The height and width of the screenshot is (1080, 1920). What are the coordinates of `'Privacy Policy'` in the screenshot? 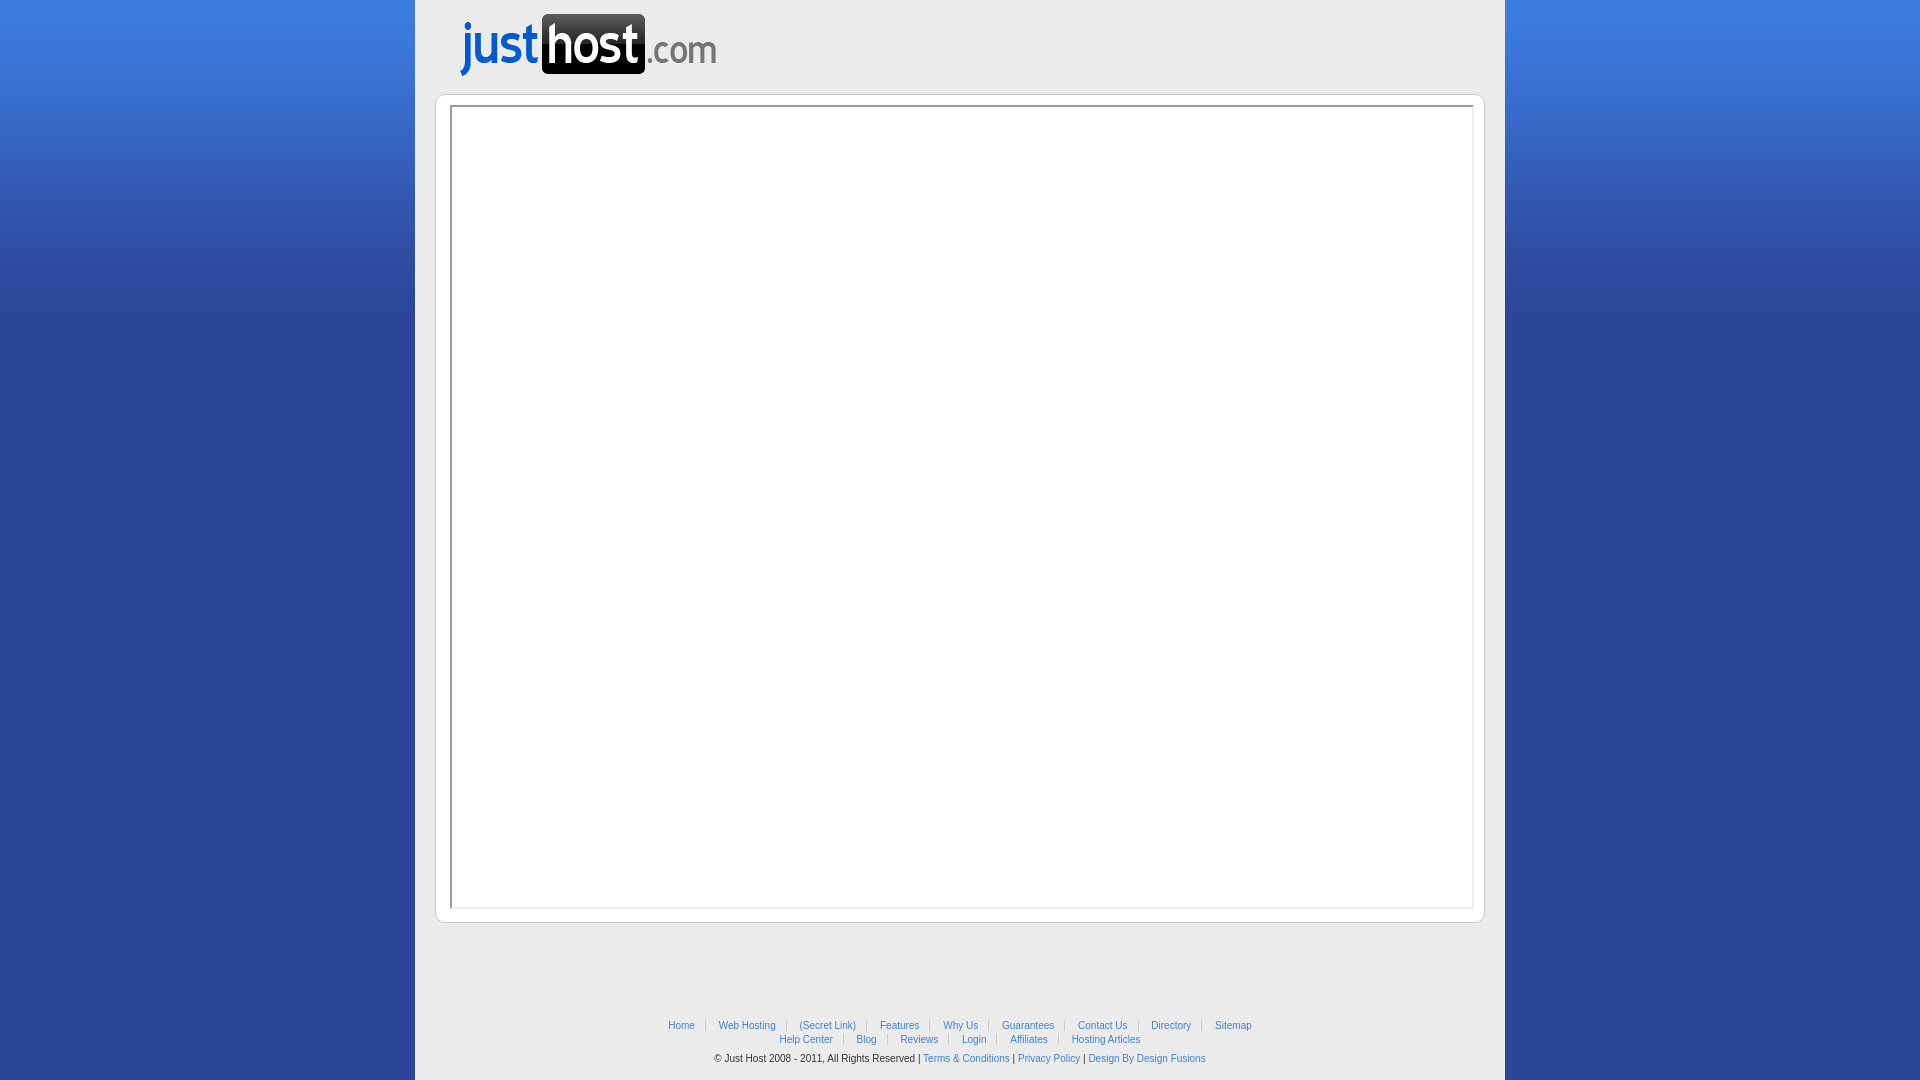 It's located at (1048, 1057).